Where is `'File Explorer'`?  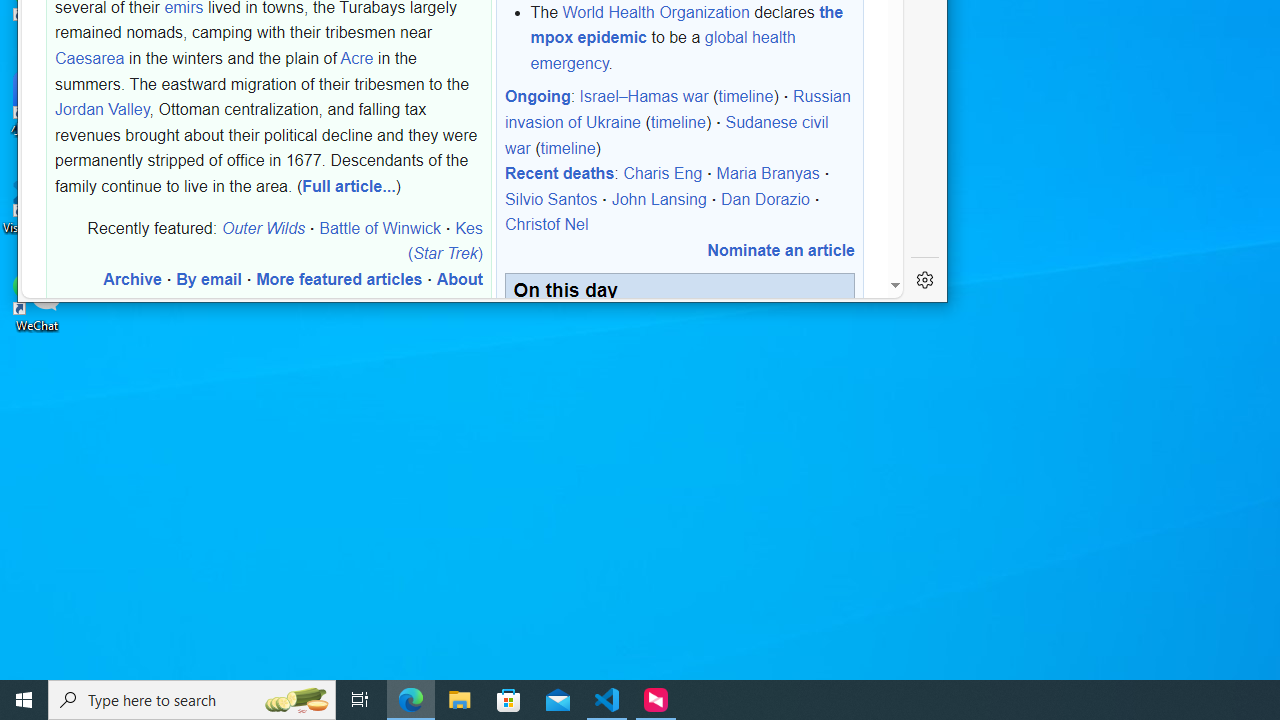 'File Explorer' is located at coordinates (459, 698).